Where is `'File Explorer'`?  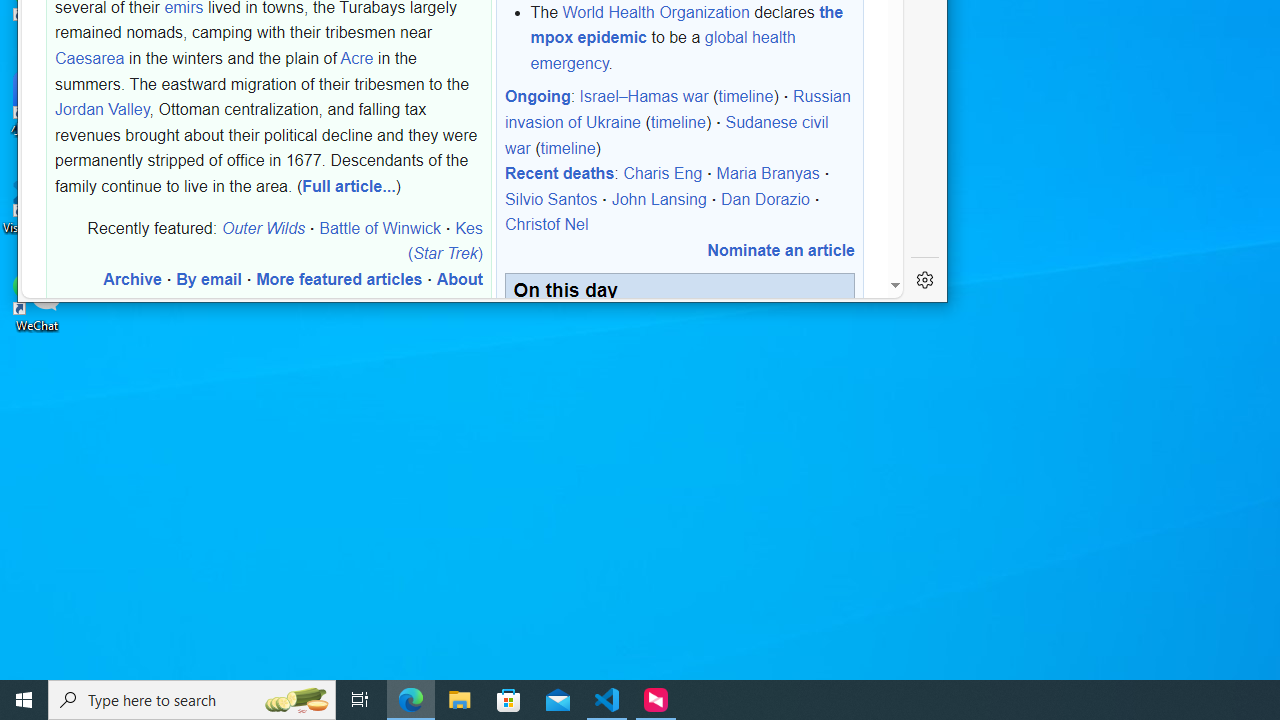 'File Explorer' is located at coordinates (459, 698).